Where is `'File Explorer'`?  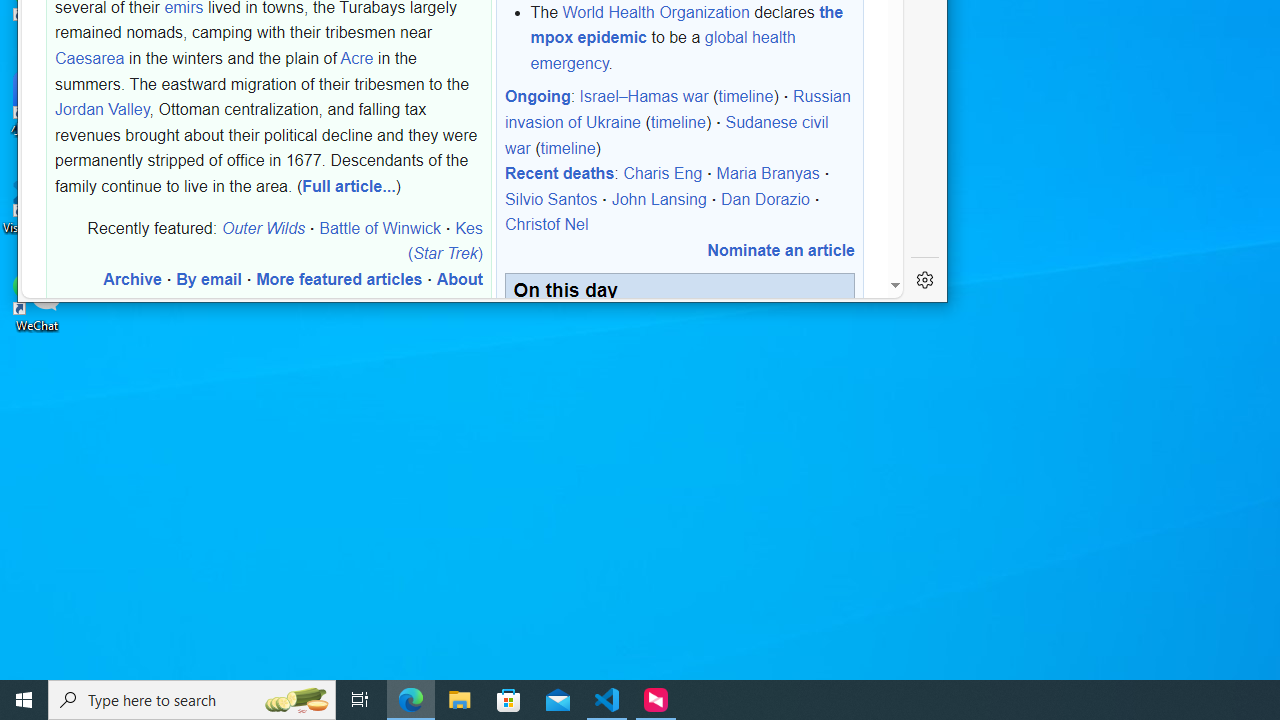 'File Explorer' is located at coordinates (459, 698).